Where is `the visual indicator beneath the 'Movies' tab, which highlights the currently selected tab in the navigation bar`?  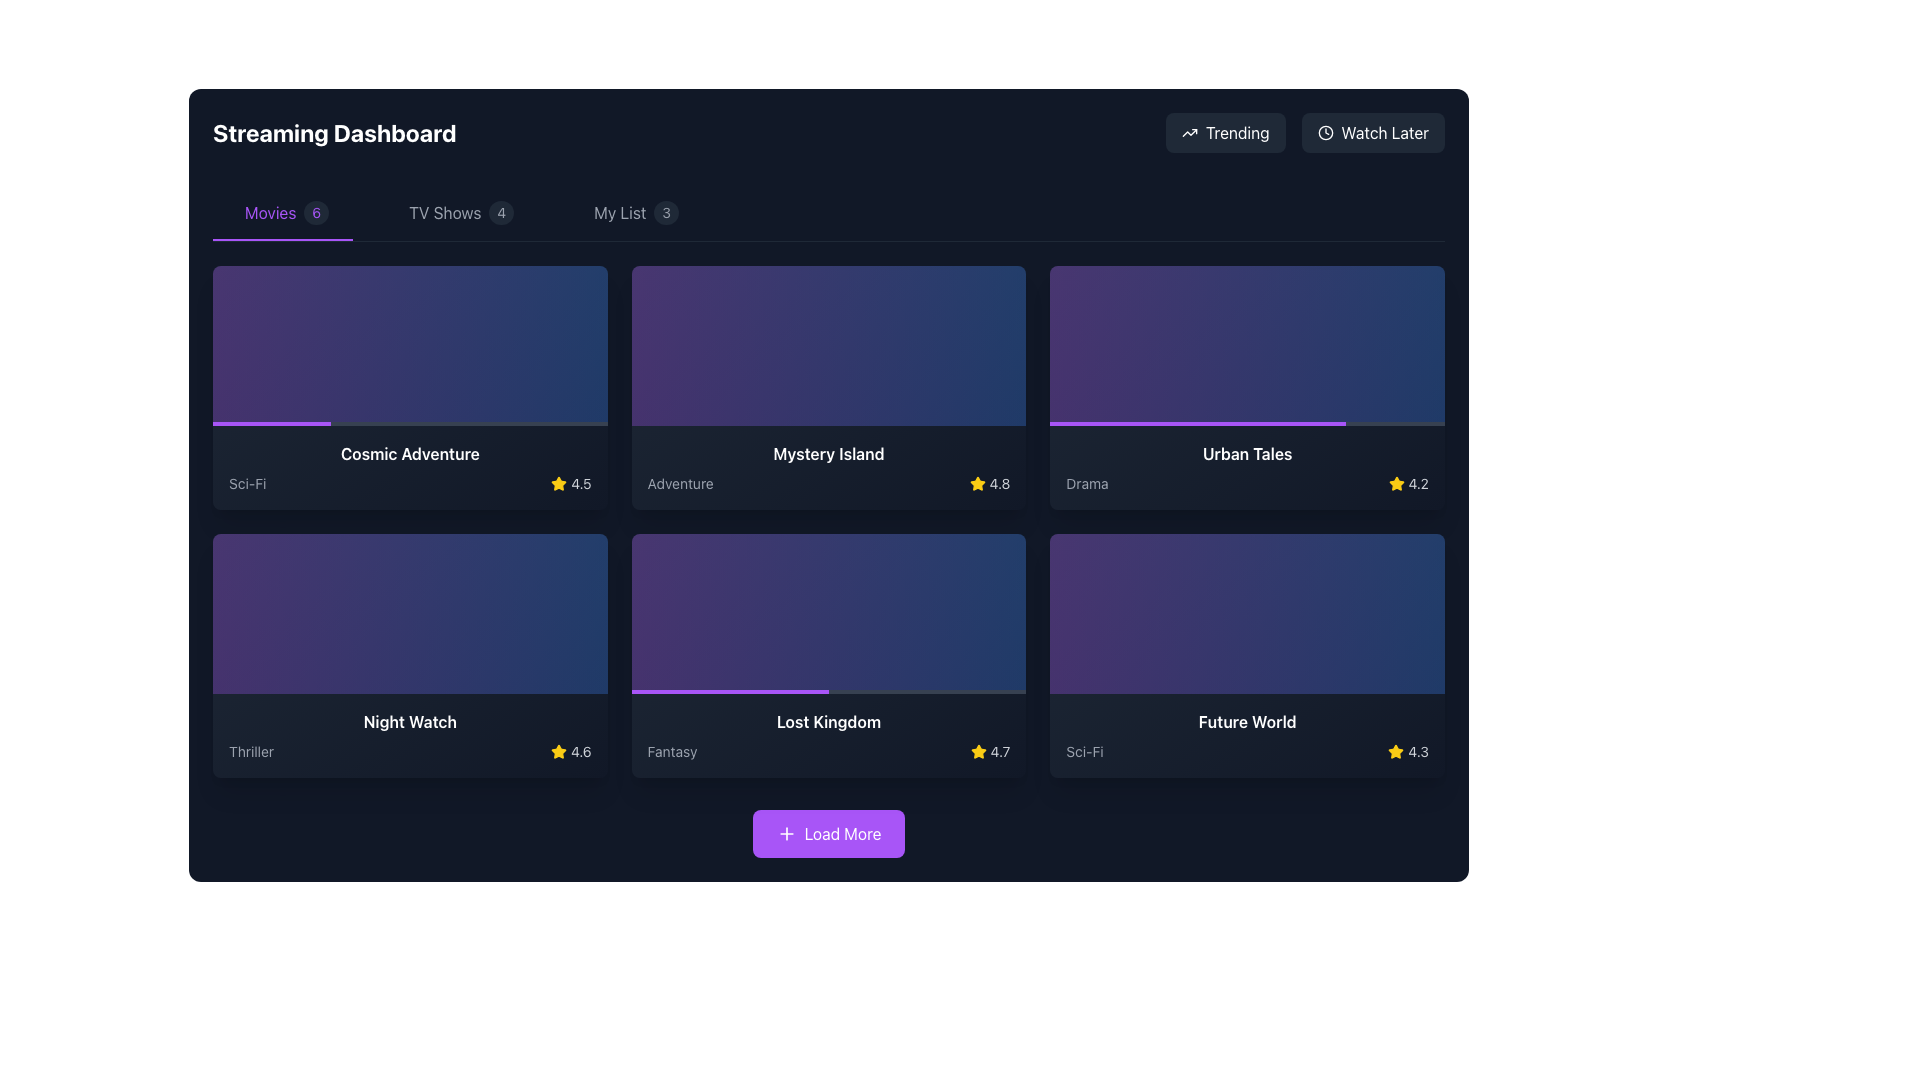 the visual indicator beneath the 'Movies' tab, which highlights the currently selected tab in the navigation bar is located at coordinates (282, 238).